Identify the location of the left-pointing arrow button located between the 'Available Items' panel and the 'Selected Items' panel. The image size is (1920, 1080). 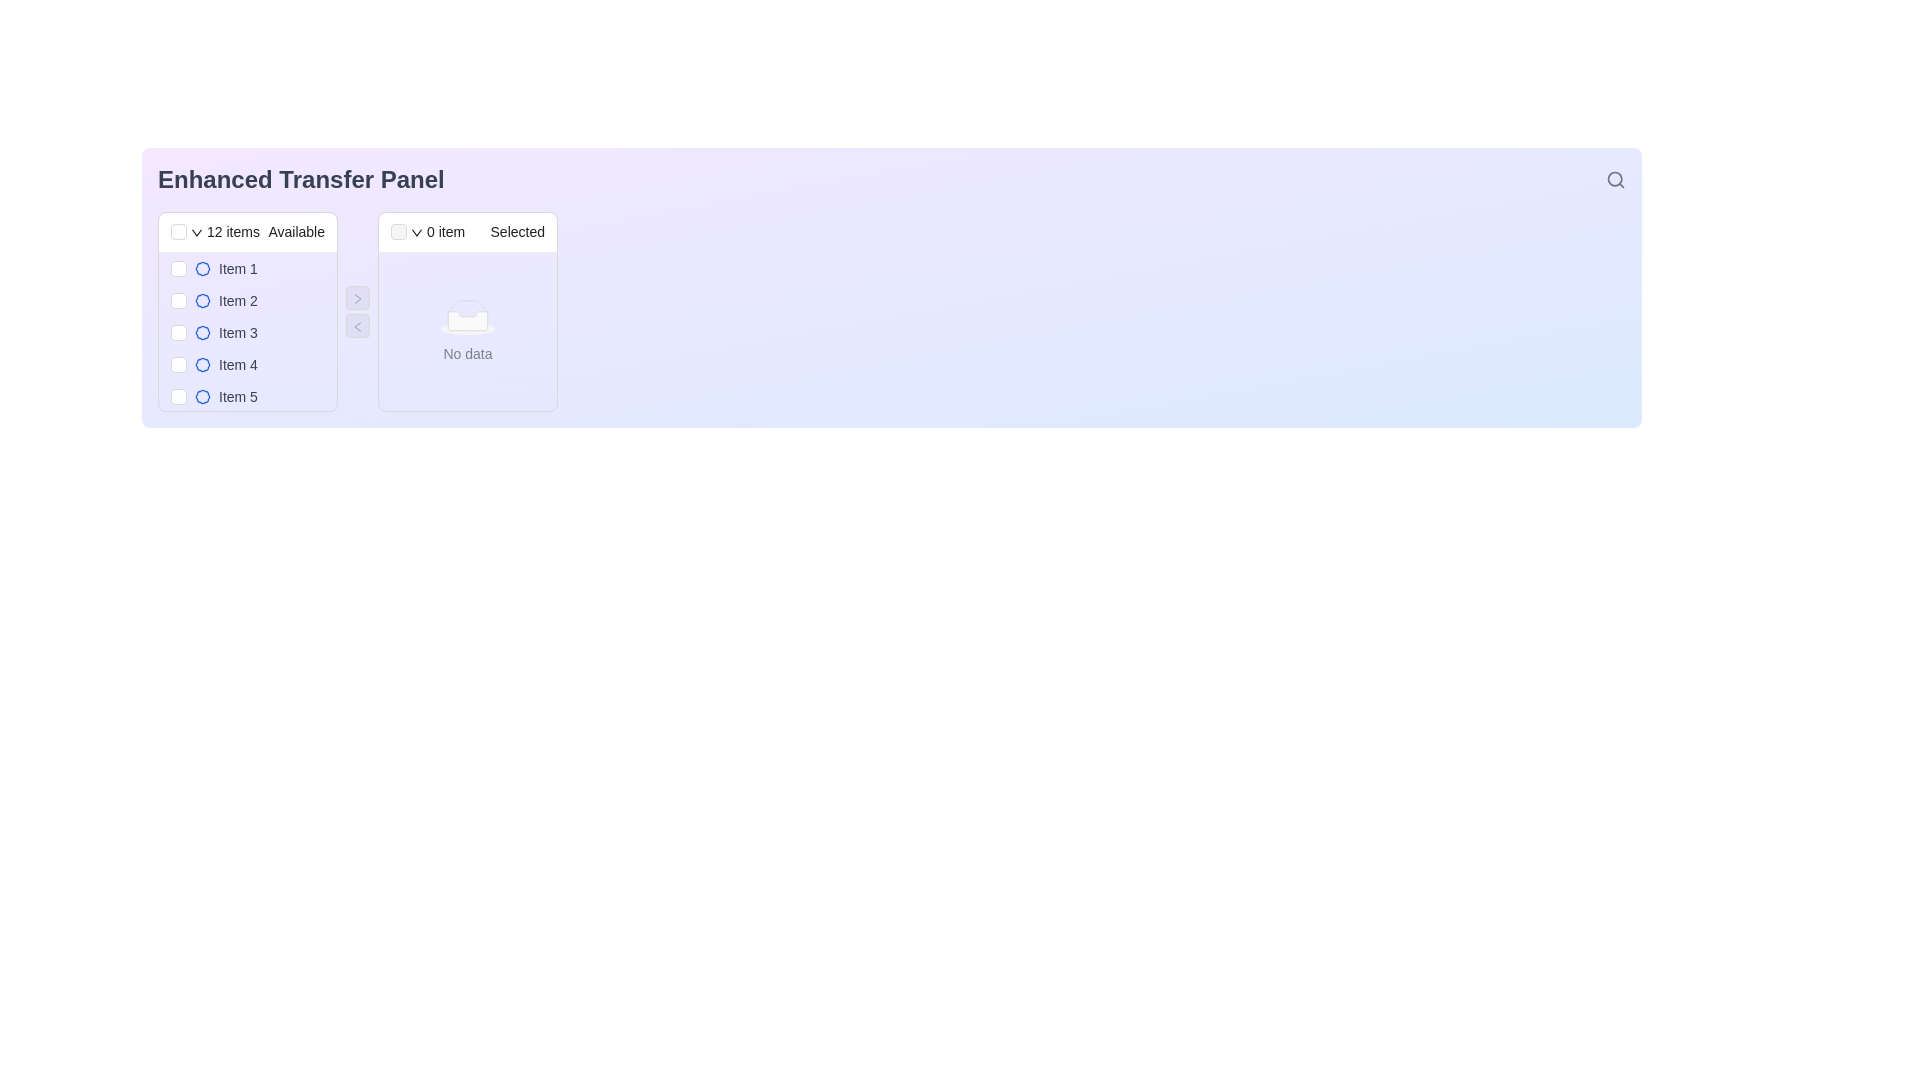
(358, 325).